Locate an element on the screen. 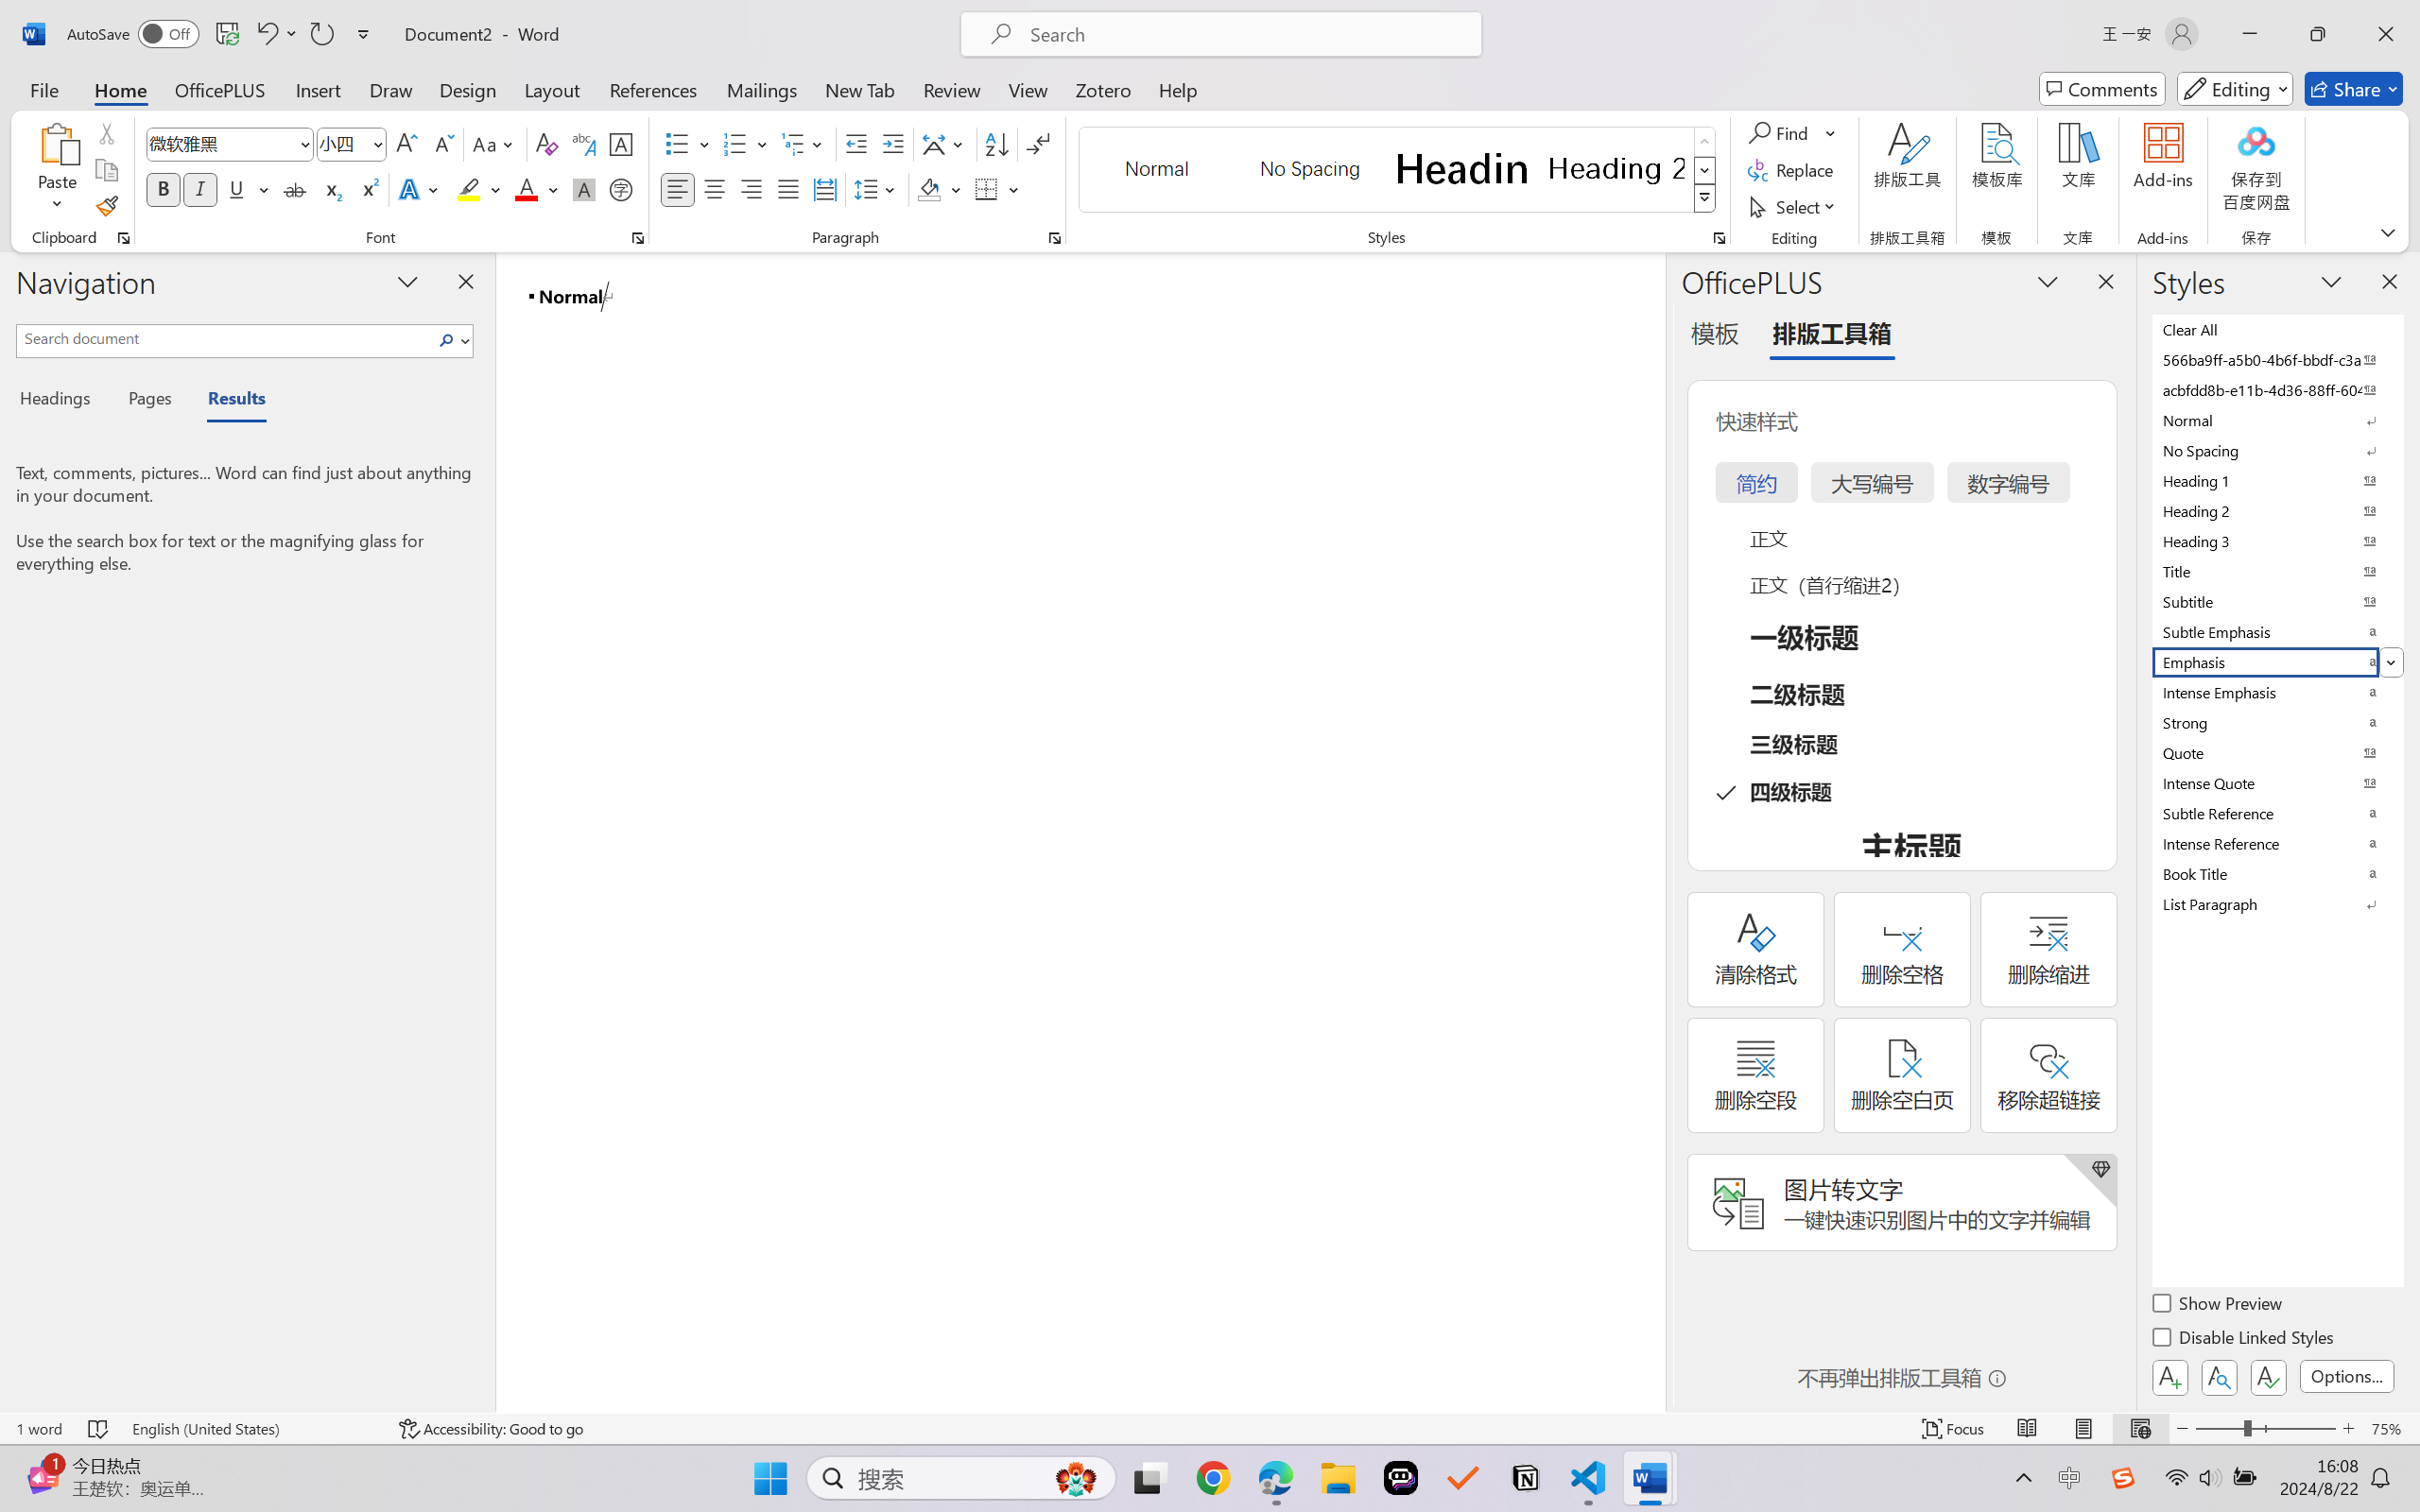 Image resolution: width=2420 pixels, height=1512 pixels. 'Font' is located at coordinates (220, 144).